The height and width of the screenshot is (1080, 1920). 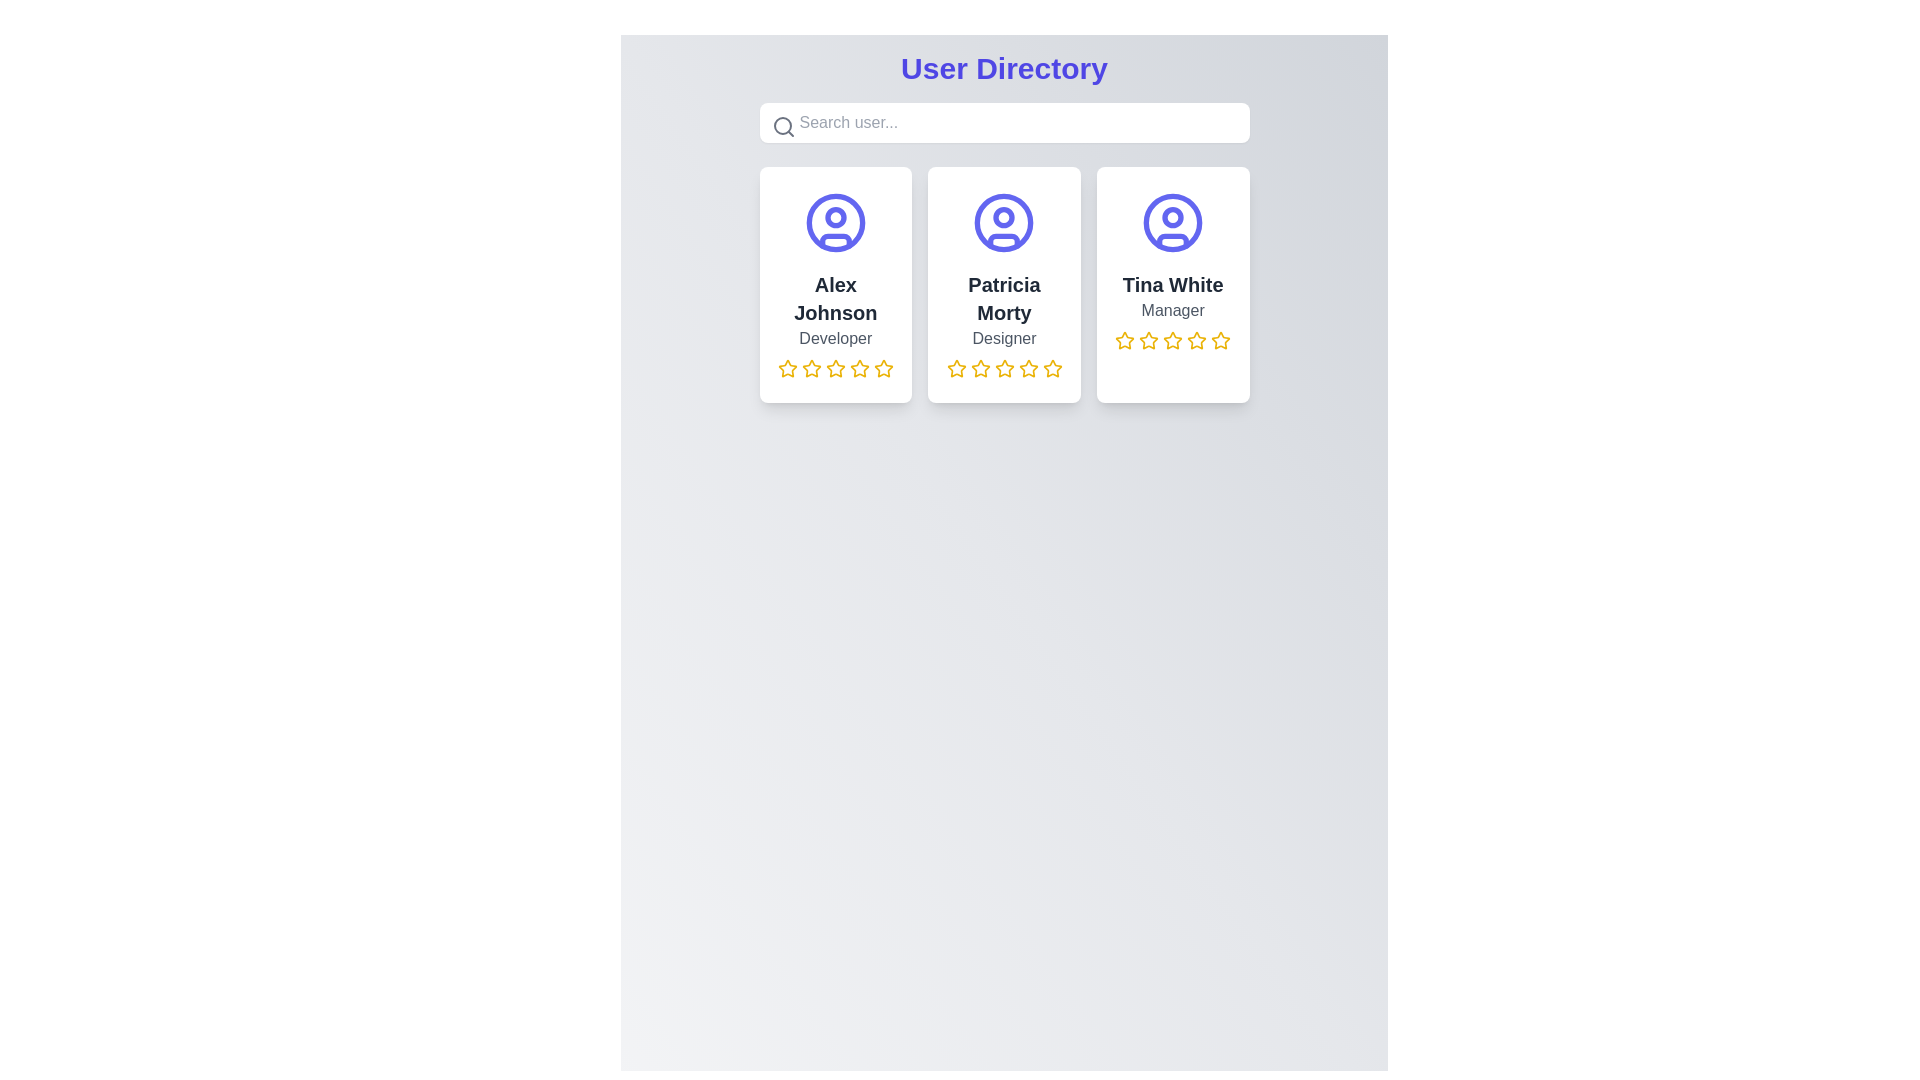 I want to click on the third star icon in the rating system associated with user 'Patricia Morty', so click(x=980, y=369).